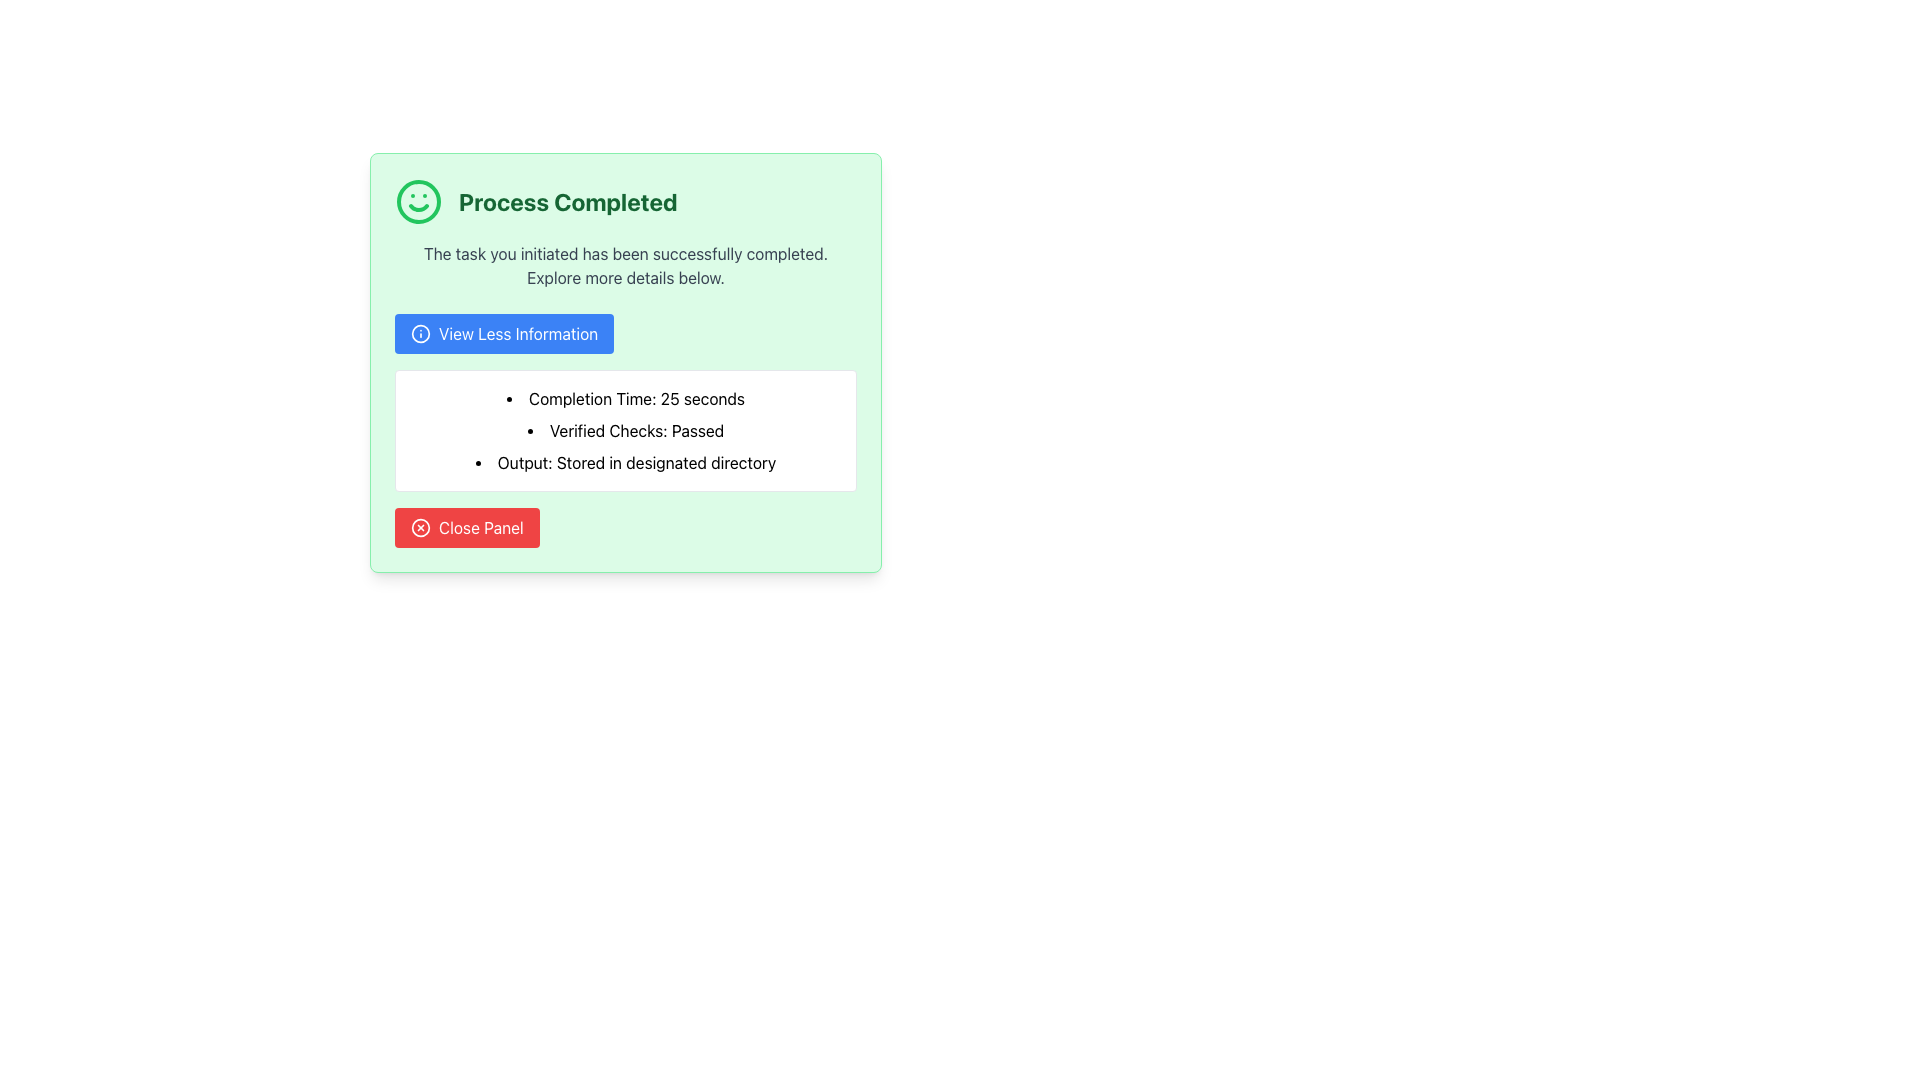 This screenshot has width=1920, height=1080. What do you see at coordinates (420, 333) in the screenshot?
I see `the circular part of the information icon located within the SVG icon group at the top-left corner of the light green notification card` at bounding box center [420, 333].